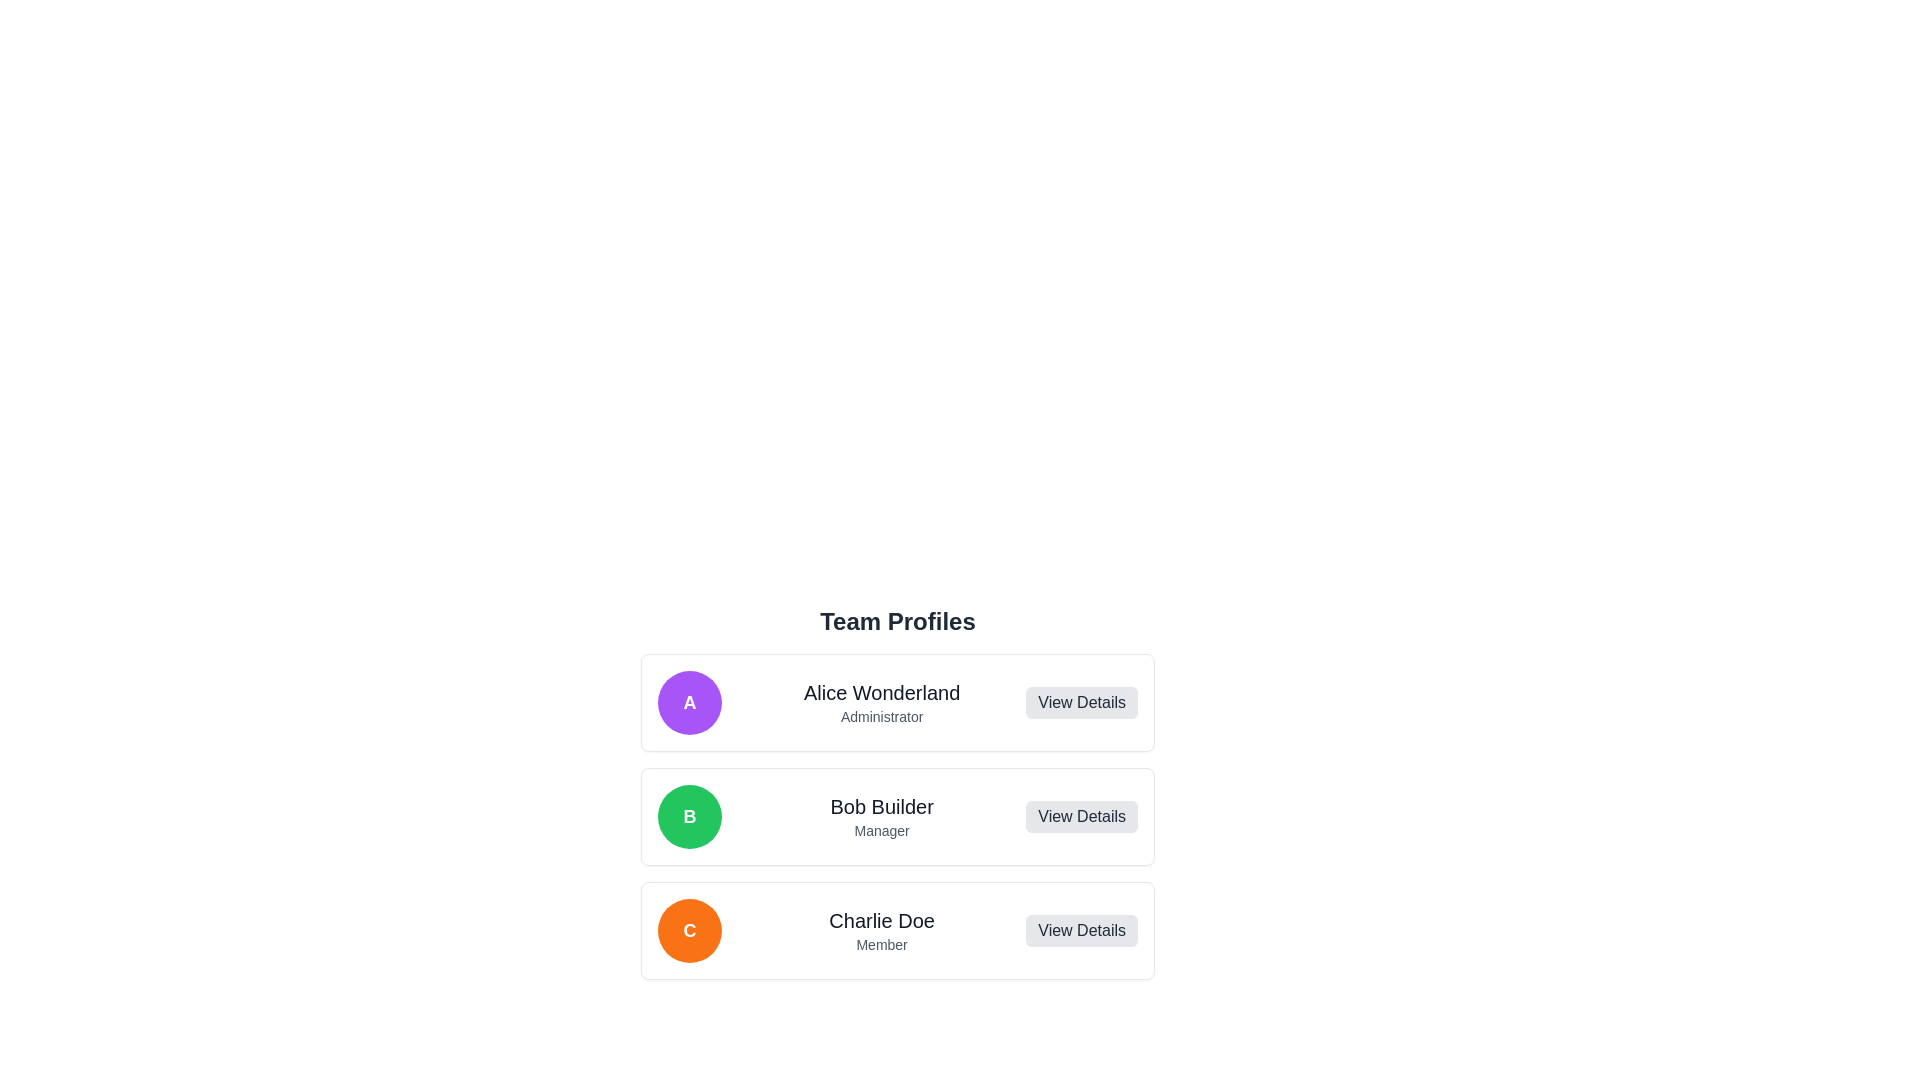 Image resolution: width=1920 pixels, height=1080 pixels. What do you see at coordinates (1081, 701) in the screenshot?
I see `the 'View Details' button, which is a rectangular button with rounded corners, light gray in color, positioned on the right side of the card for 'Alice Wonderland - Administrator'` at bounding box center [1081, 701].